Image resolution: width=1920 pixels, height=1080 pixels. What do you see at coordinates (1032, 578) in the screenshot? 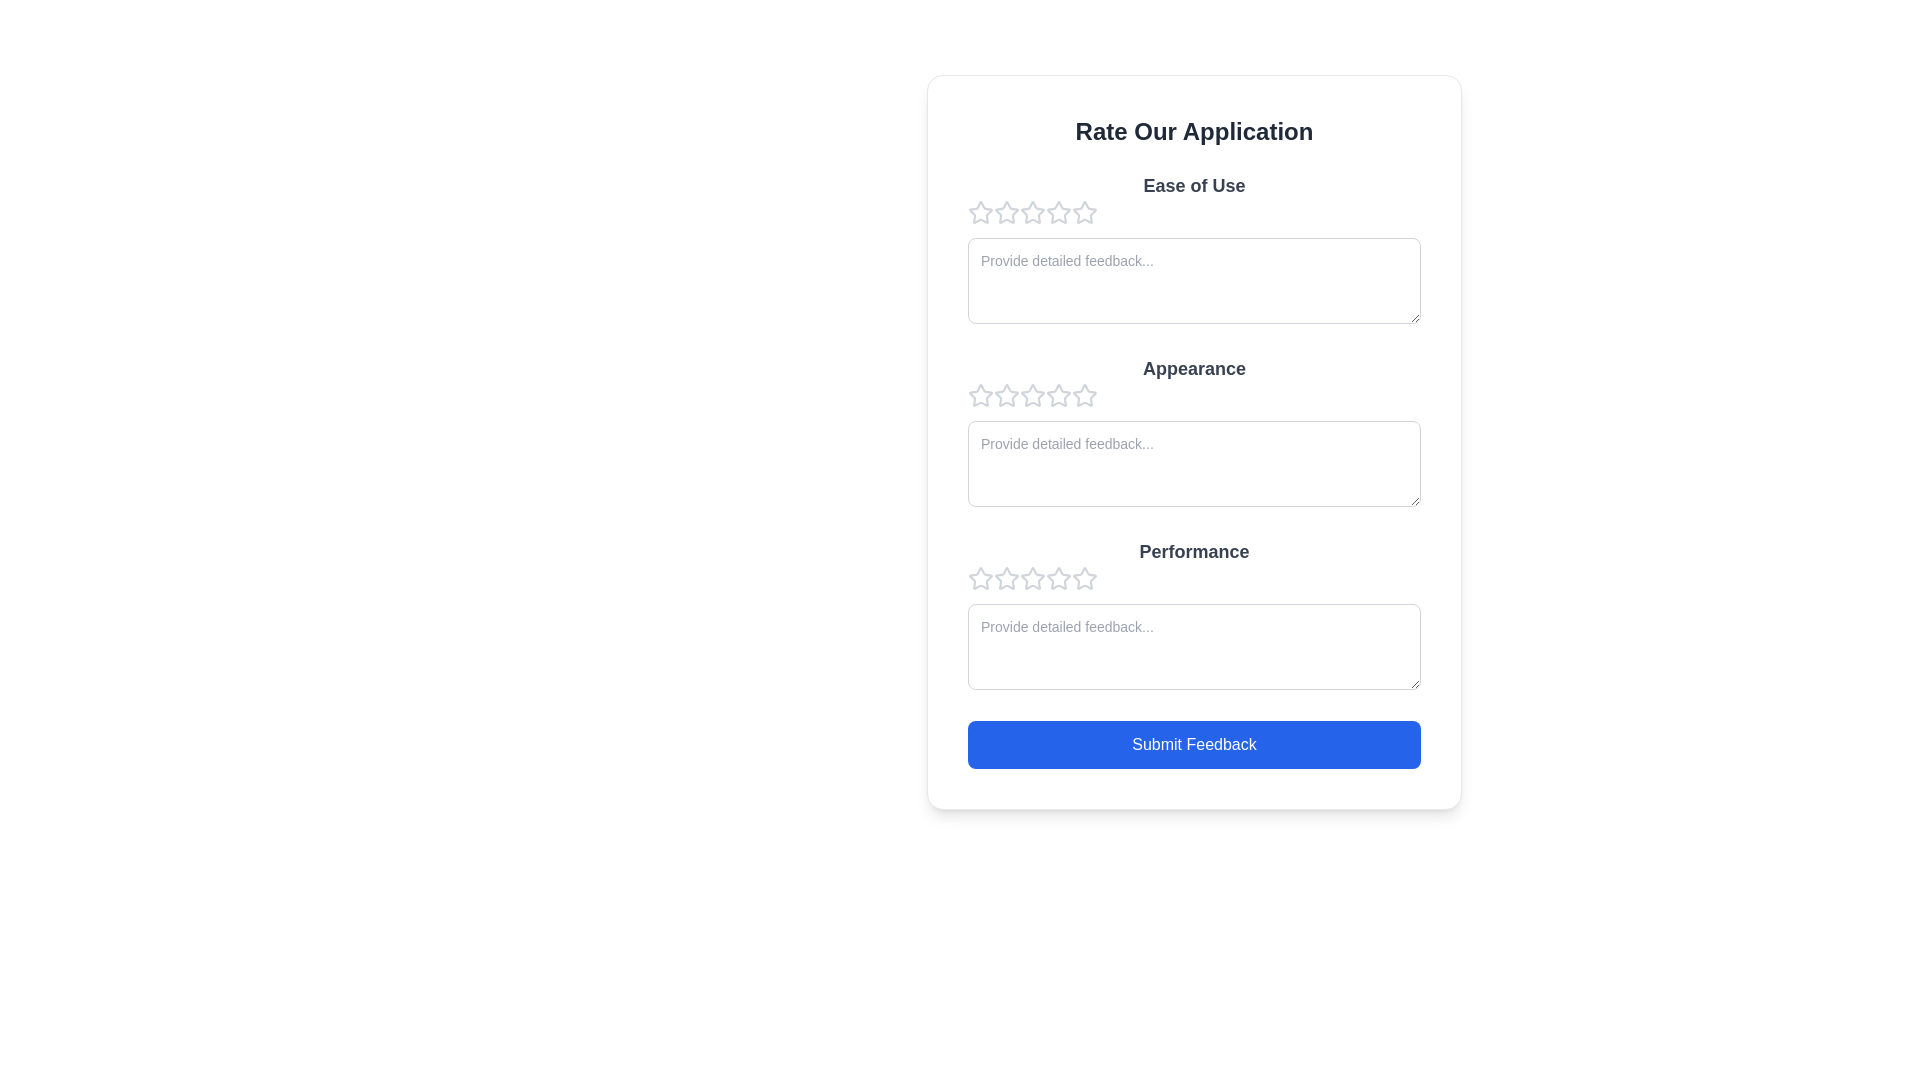
I see `the second star icon in the rating system under the 'Performance' section` at bounding box center [1032, 578].